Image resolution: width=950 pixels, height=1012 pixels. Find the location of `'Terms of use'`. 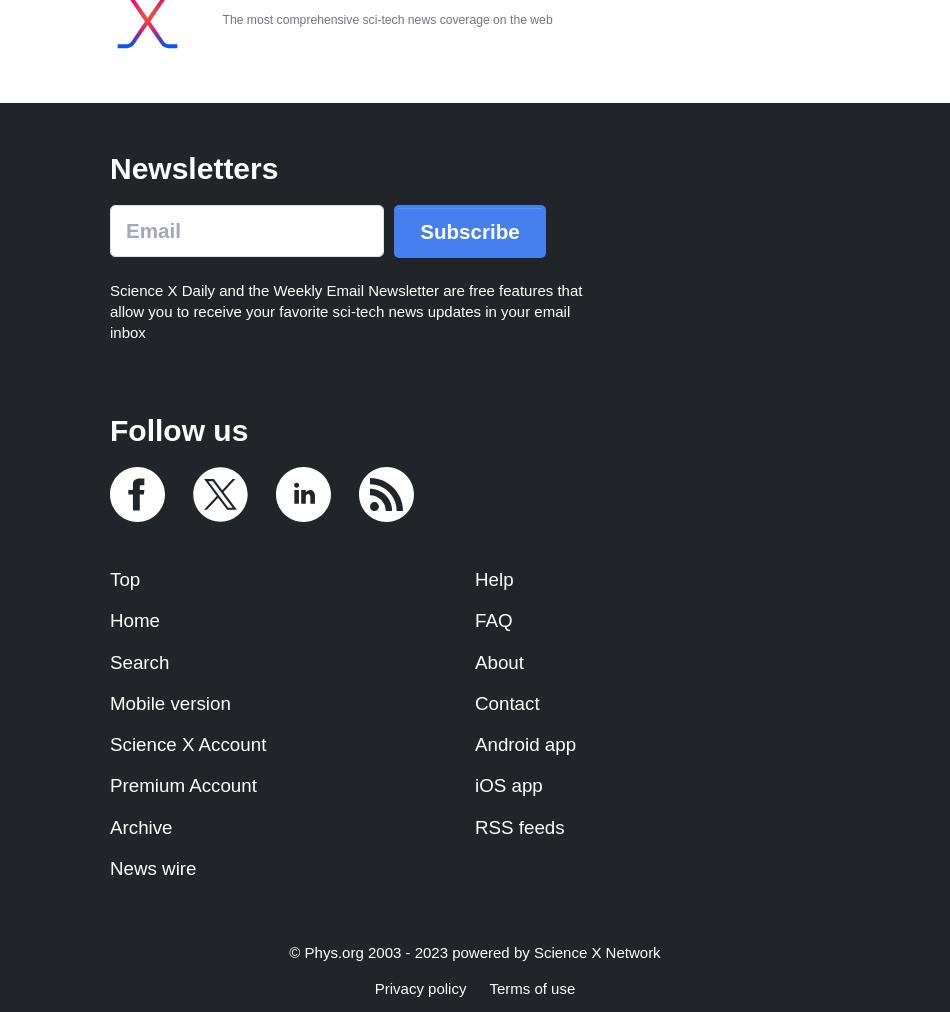

'Terms of use' is located at coordinates (532, 988).